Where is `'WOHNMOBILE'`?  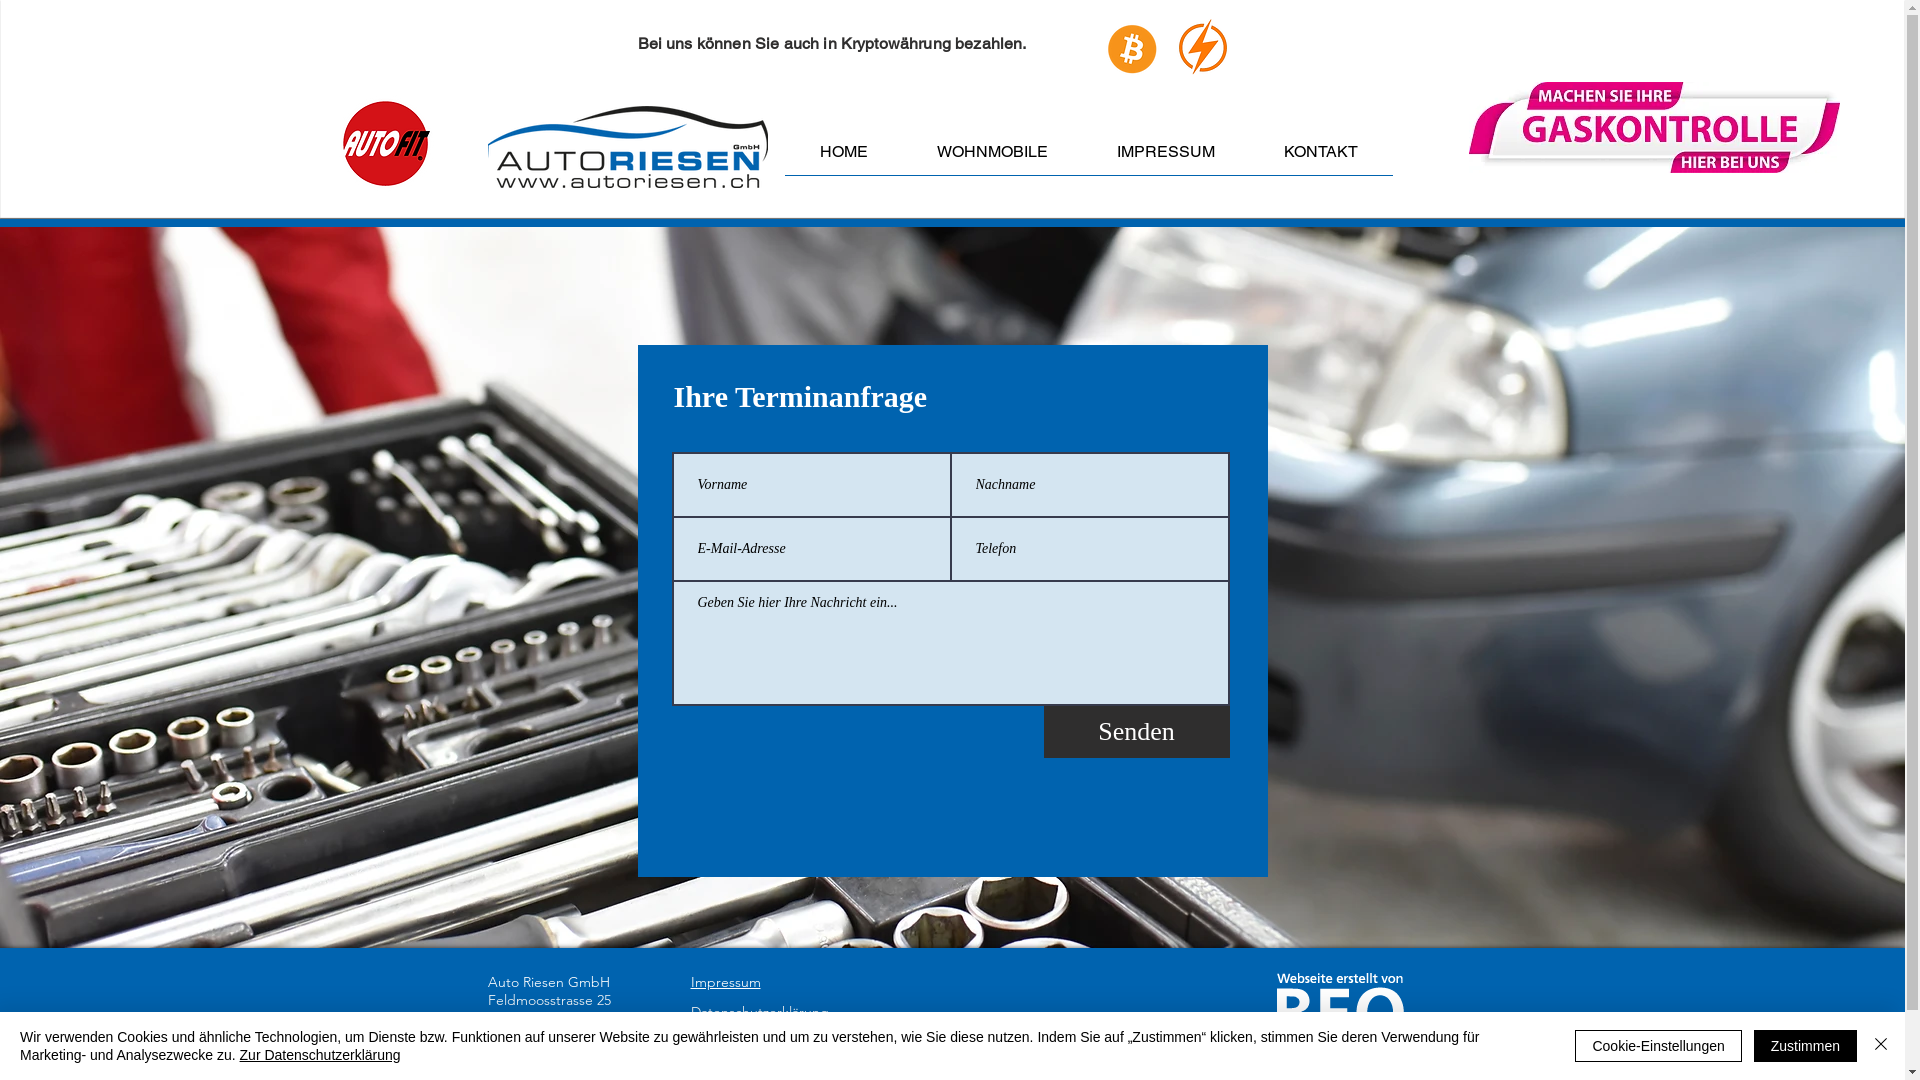 'WOHNMOBILE' is located at coordinates (901, 157).